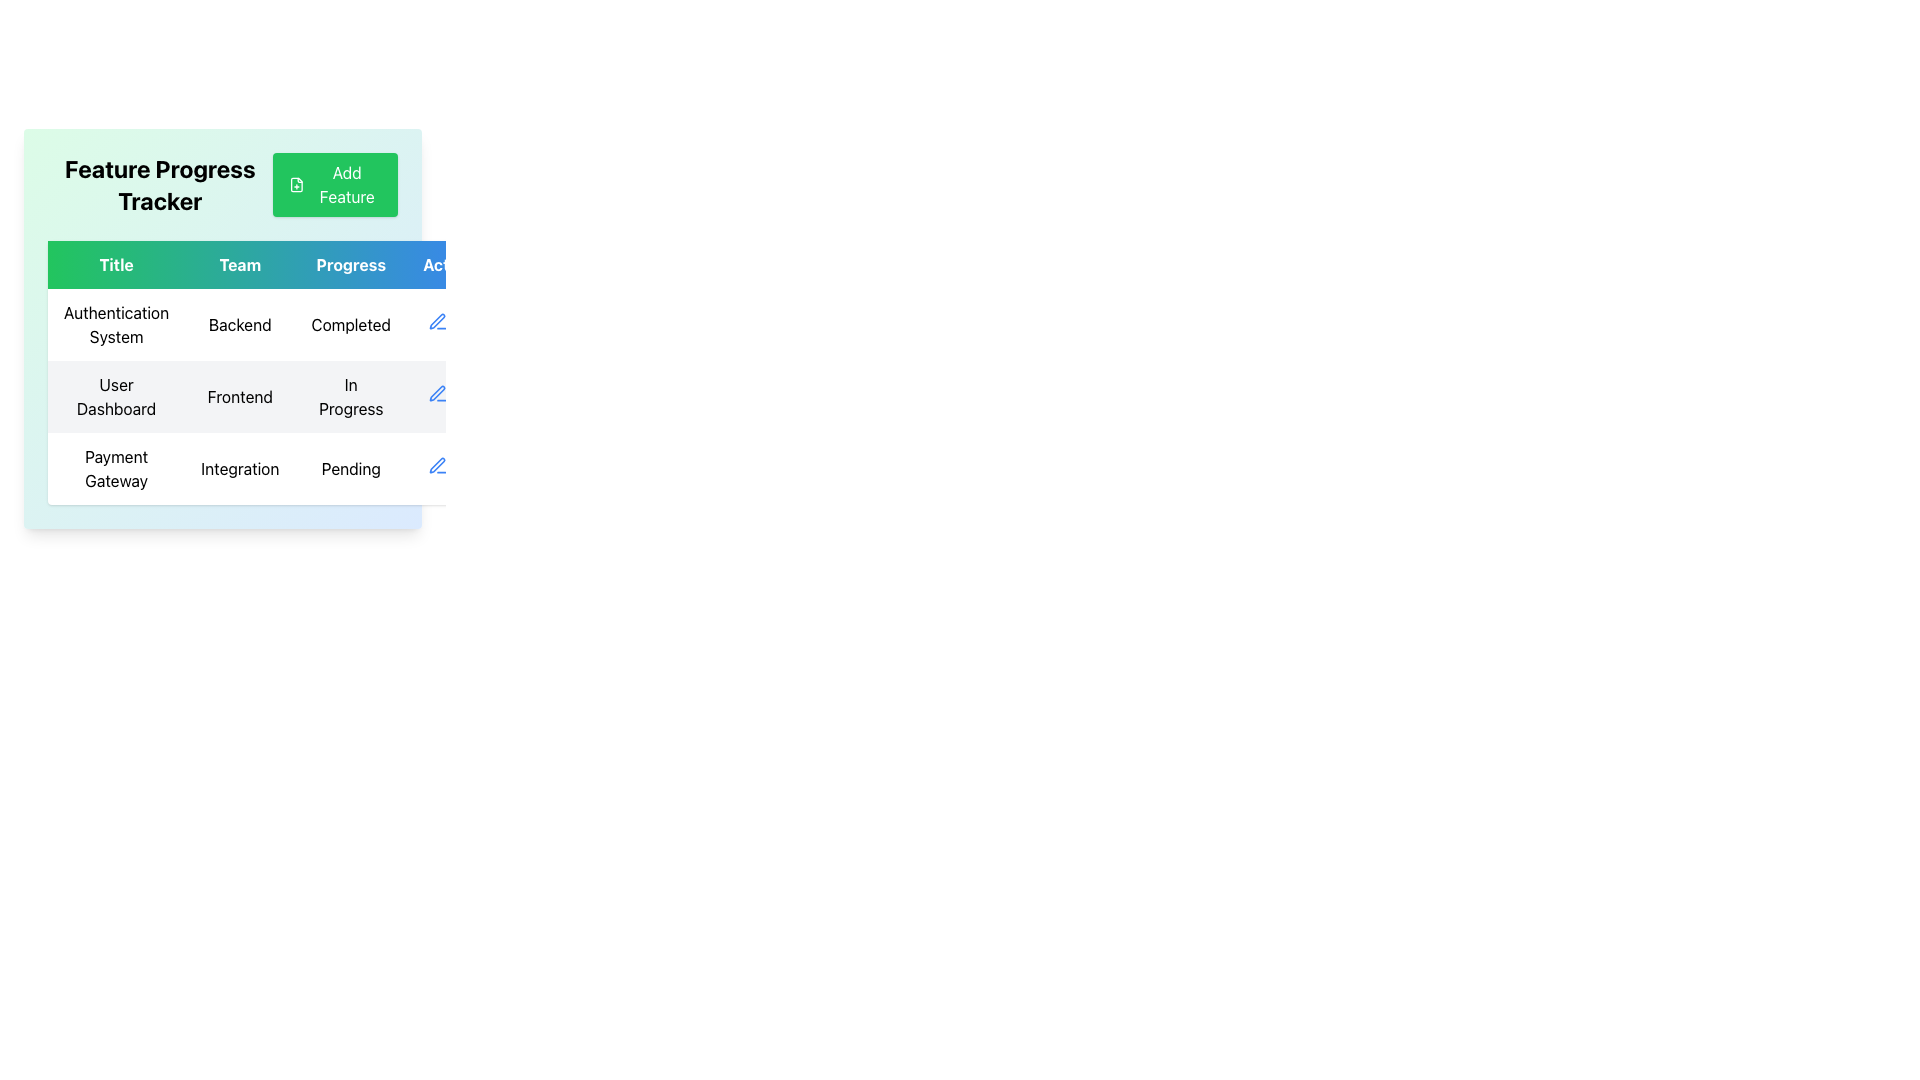  I want to click on the static Text Label in the second row of the table under the 'Team' column, which provides information about the associated team, so click(240, 397).